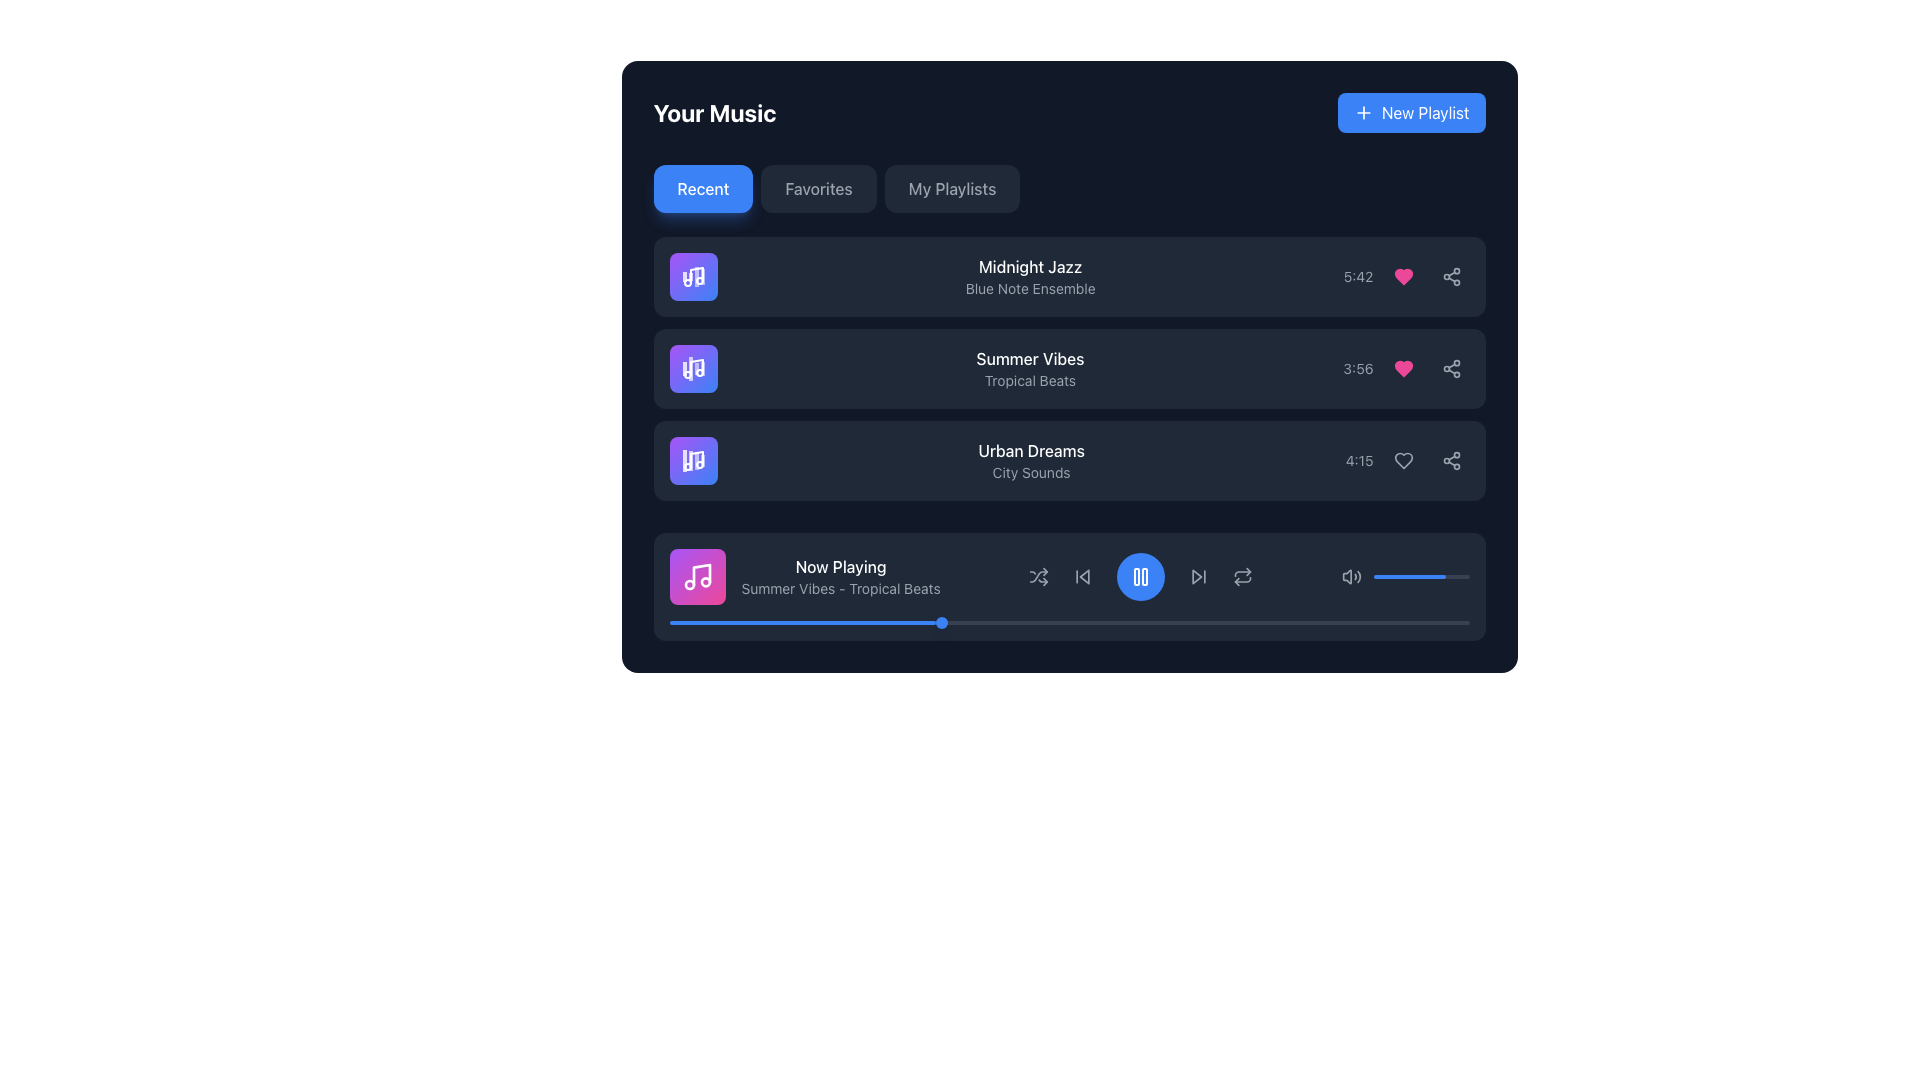  What do you see at coordinates (715, 112) in the screenshot?
I see `the header text that reads 'Your Music', which is prominently styled in bold, large white font against a dark background, located at the top-left corner of its section` at bounding box center [715, 112].